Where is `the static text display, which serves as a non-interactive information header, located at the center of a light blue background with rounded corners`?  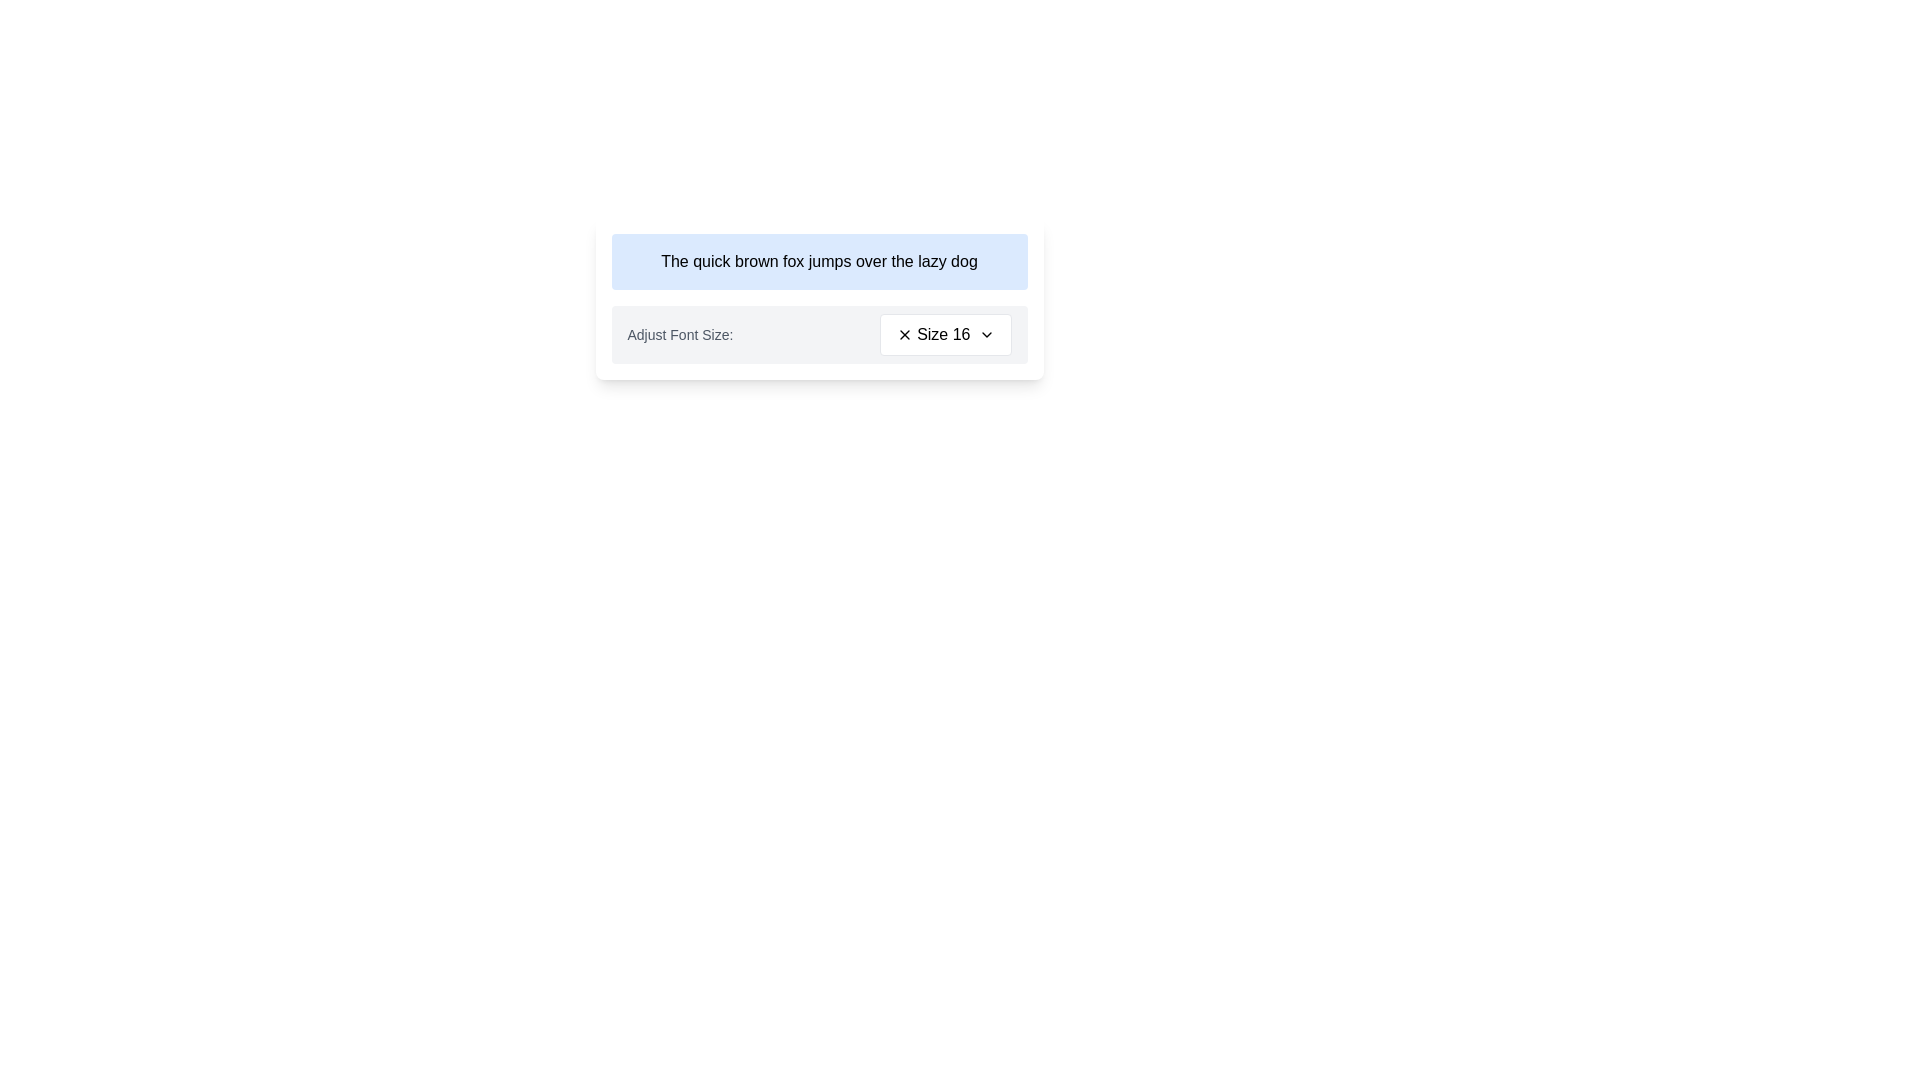 the static text display, which serves as a non-interactive information header, located at the center of a light blue background with rounded corners is located at coordinates (819, 261).